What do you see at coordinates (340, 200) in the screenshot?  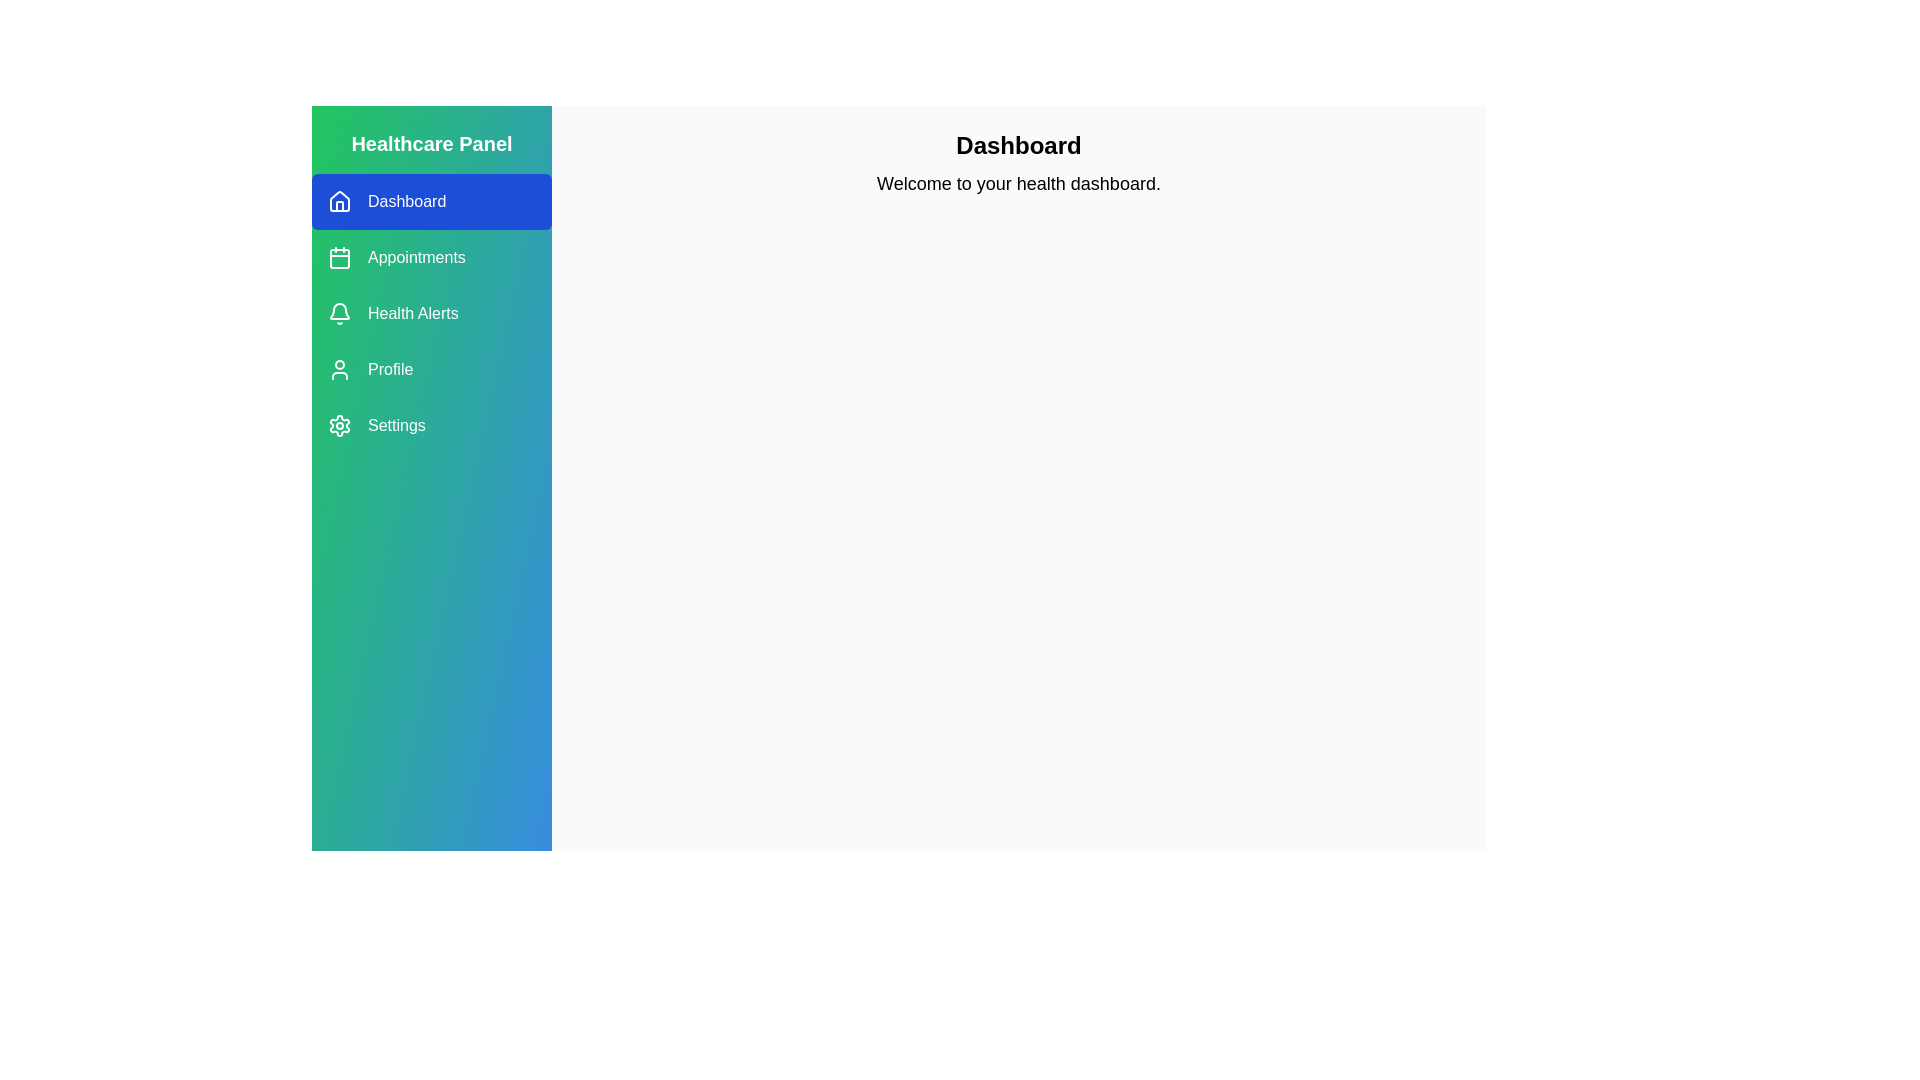 I see `the small house-shaped icon located within the blue-highlighted navigation item, adjacent to the 'Dashboard' label` at bounding box center [340, 200].